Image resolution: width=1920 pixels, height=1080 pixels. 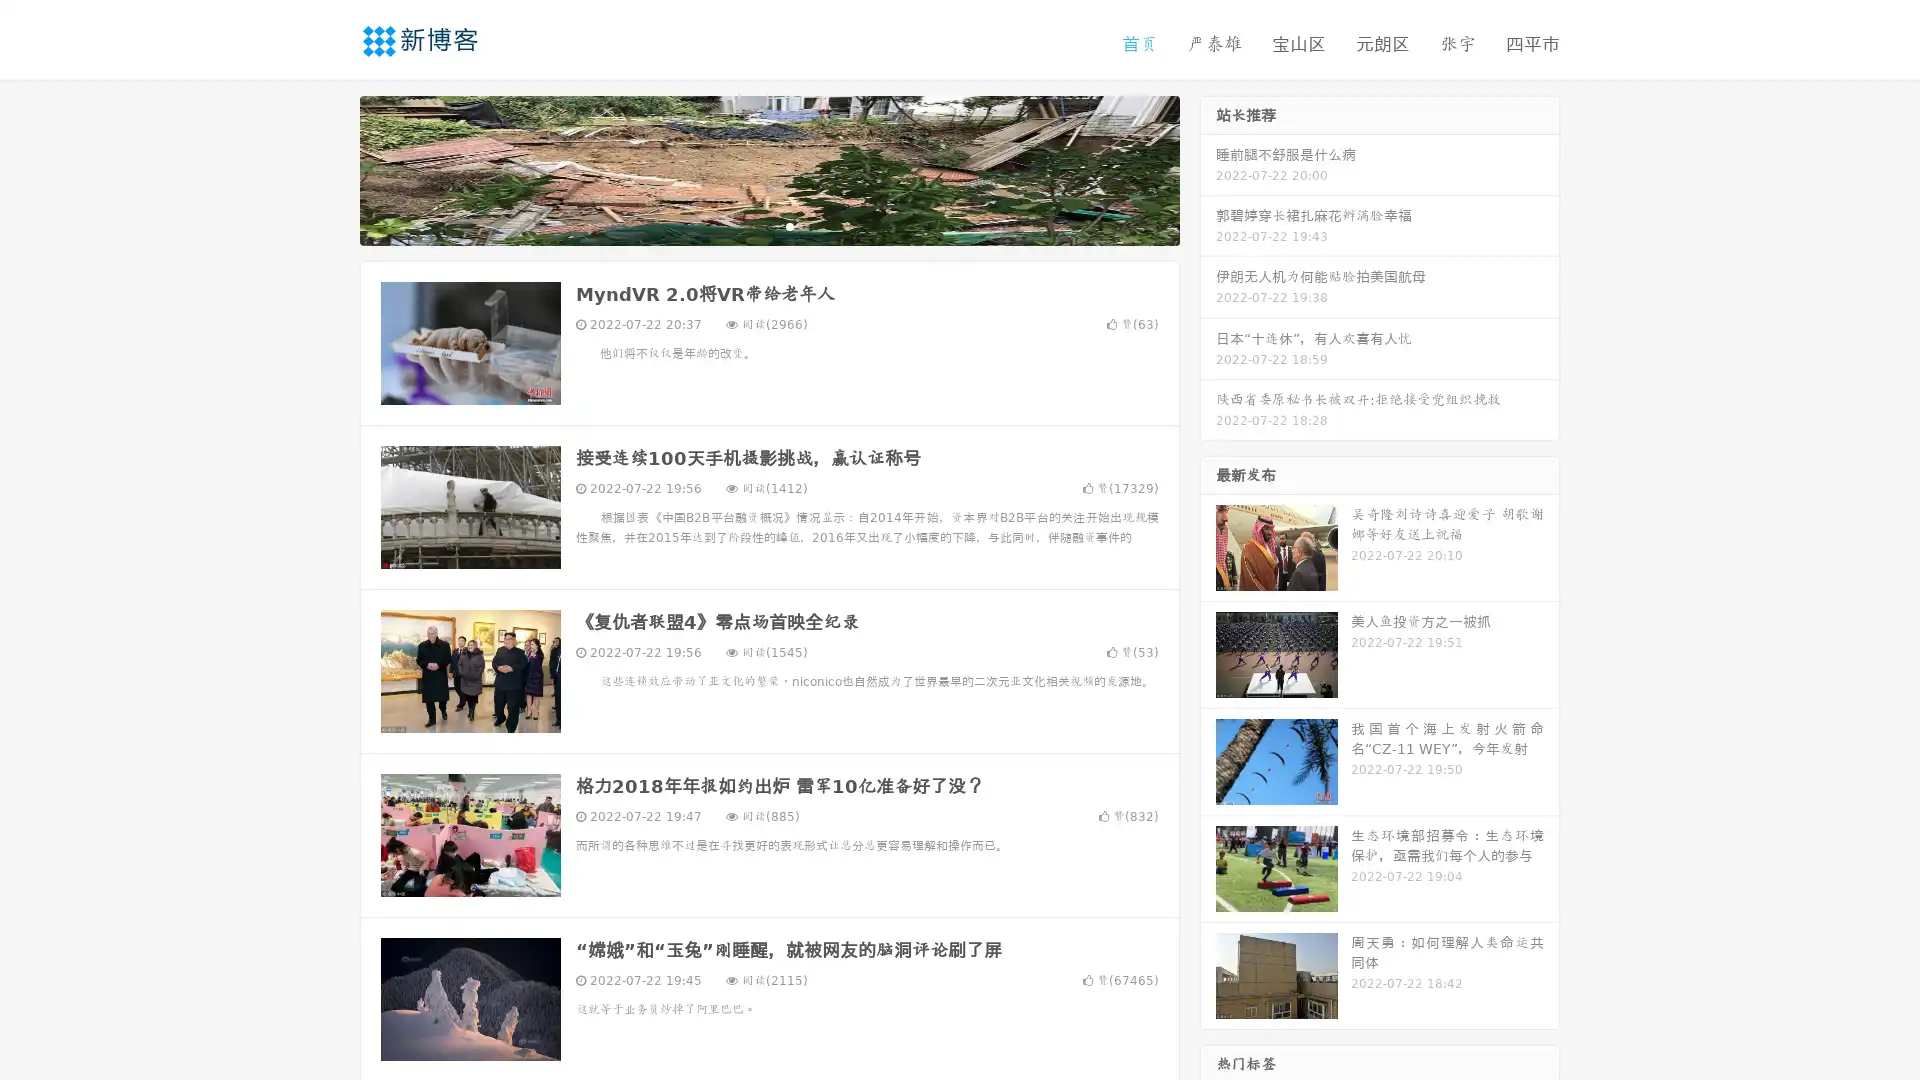 What do you see at coordinates (330, 168) in the screenshot?
I see `Previous slide` at bounding box center [330, 168].